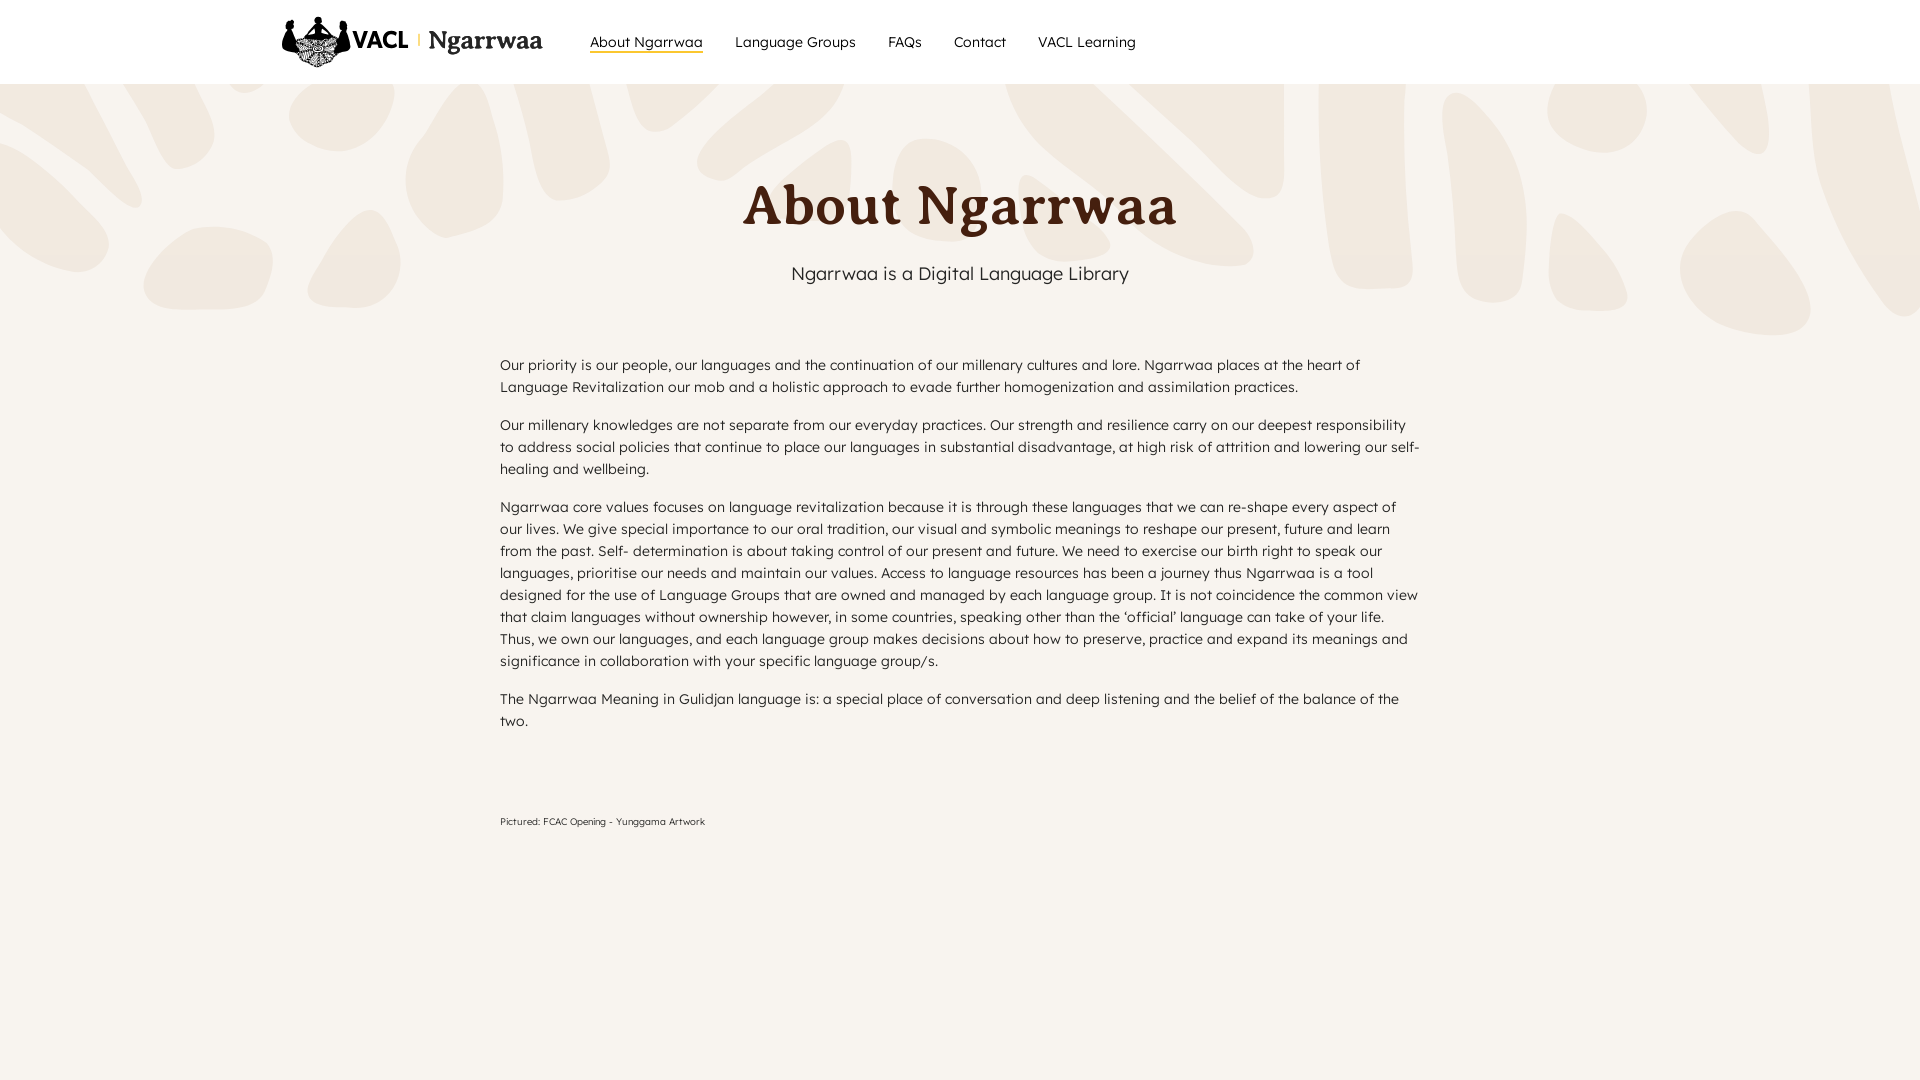 The image size is (1920, 1080). Describe the element at coordinates (904, 42) in the screenshot. I see `'FAQs'` at that location.